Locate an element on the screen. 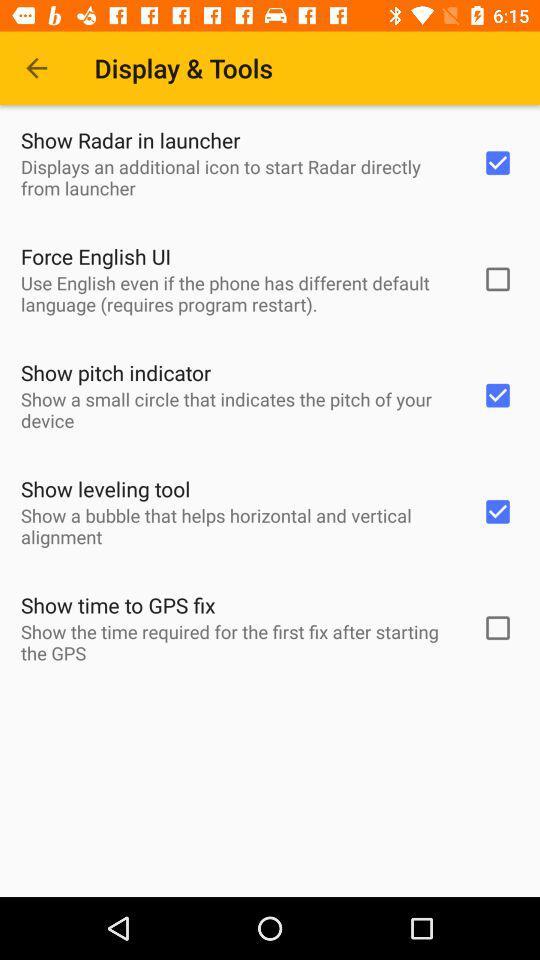 The width and height of the screenshot is (540, 960). icon below the show radar in icon is located at coordinates (238, 176).